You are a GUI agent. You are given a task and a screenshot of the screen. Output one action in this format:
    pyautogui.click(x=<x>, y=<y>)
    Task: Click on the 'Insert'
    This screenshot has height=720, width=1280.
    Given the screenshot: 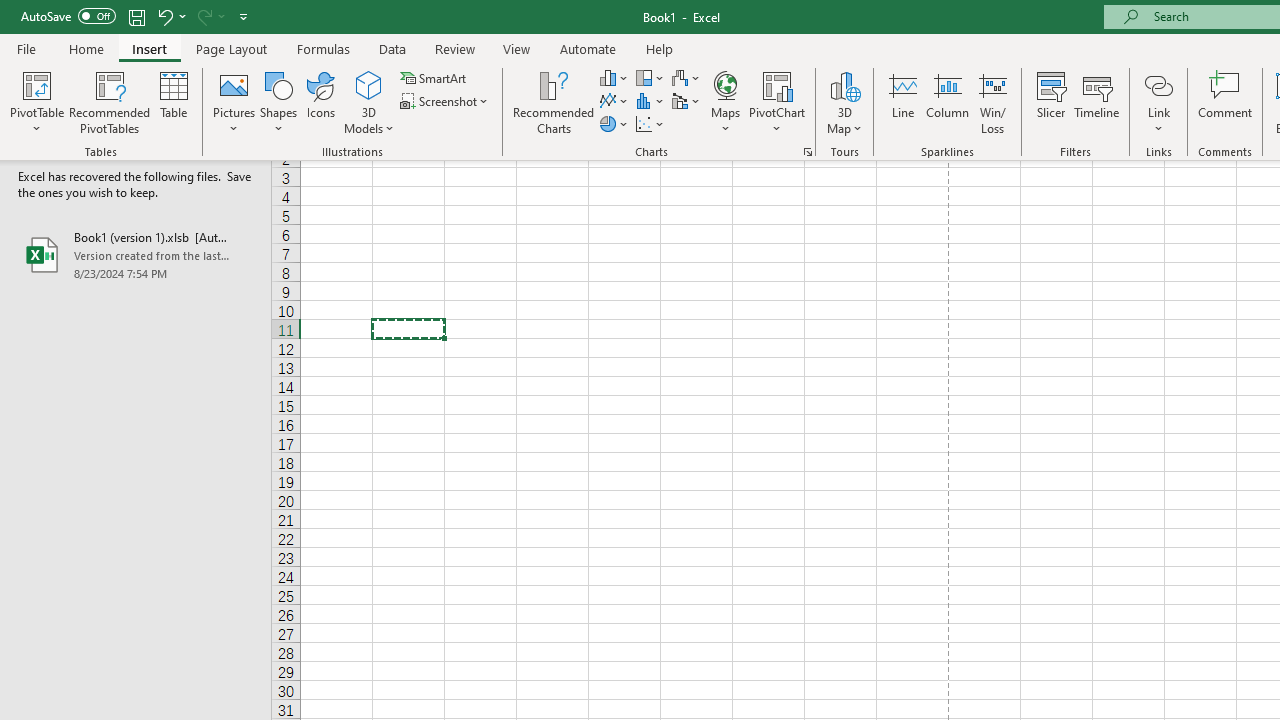 What is the action you would take?
    pyautogui.click(x=148, y=48)
    